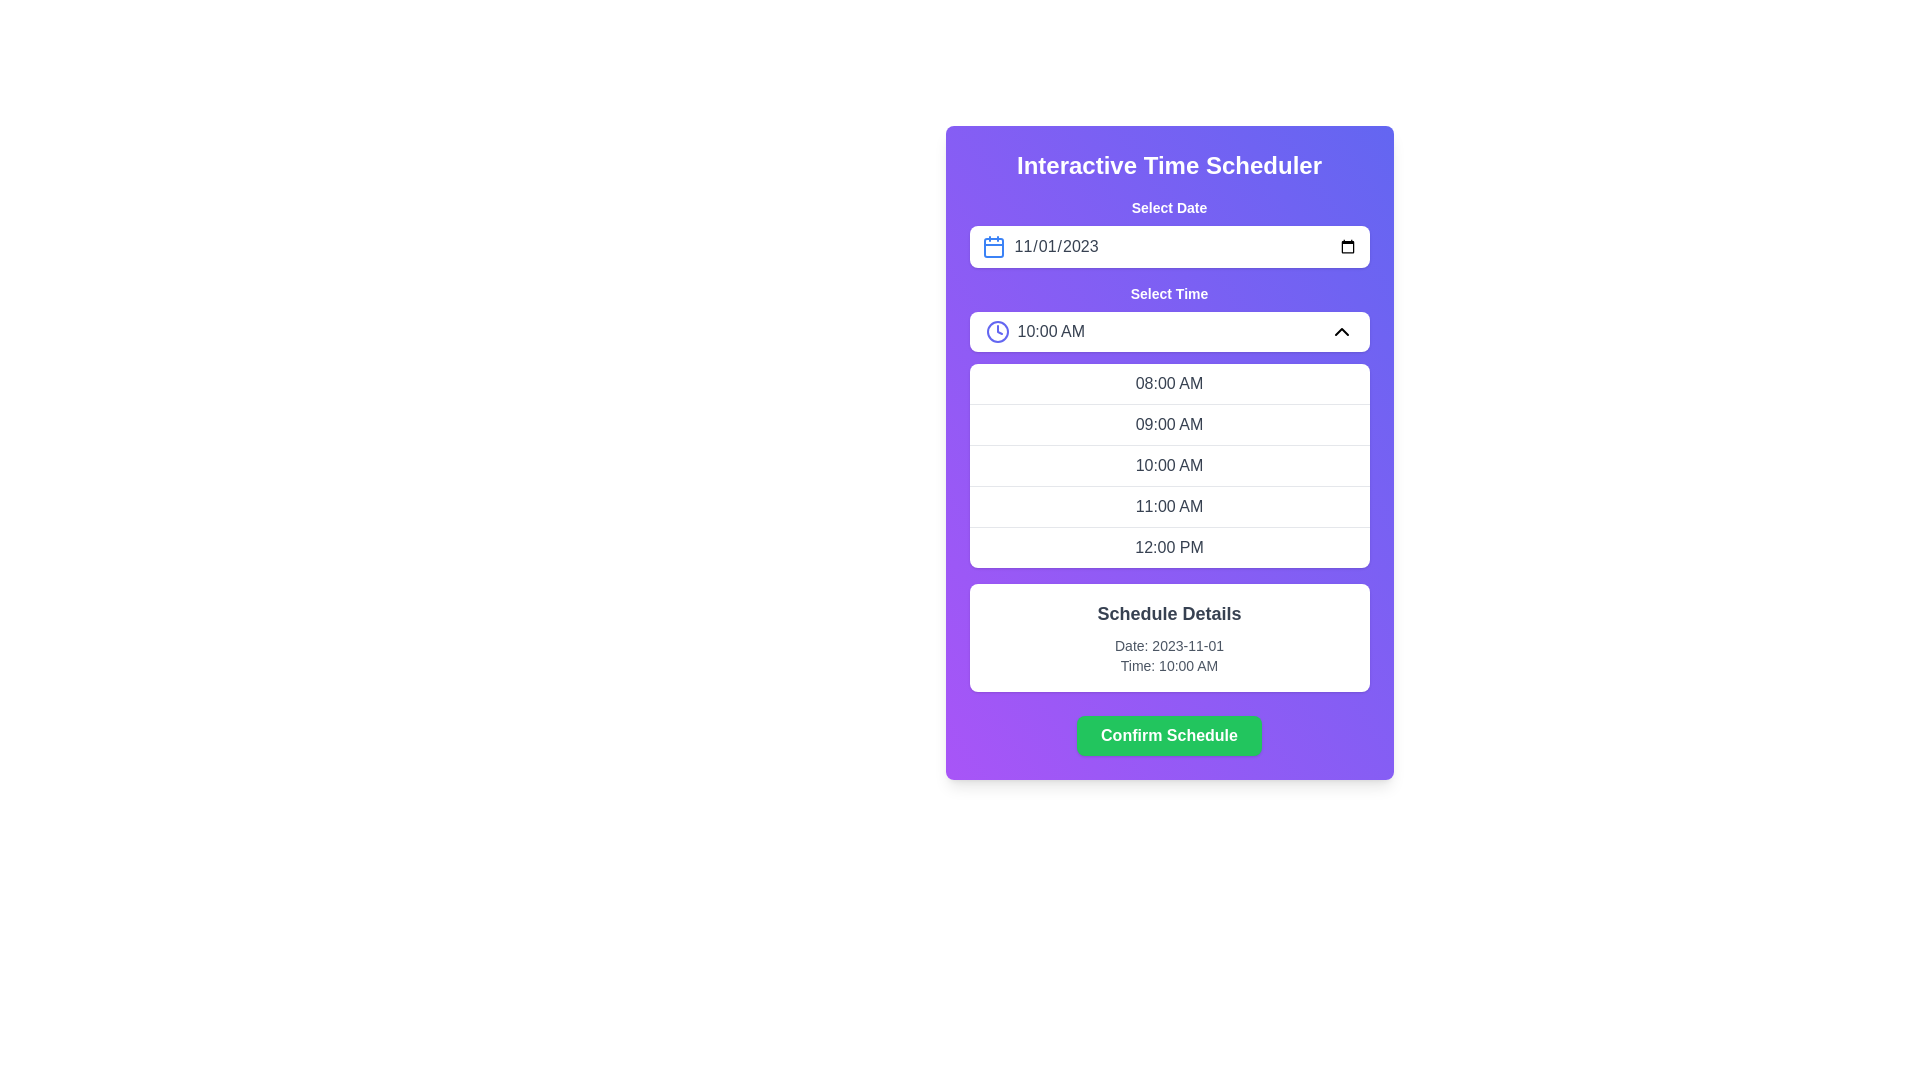  Describe the element at coordinates (1169, 666) in the screenshot. I see `the static text element displaying 'Time: 10:00 AM' within the 'Schedule Details' section` at that location.